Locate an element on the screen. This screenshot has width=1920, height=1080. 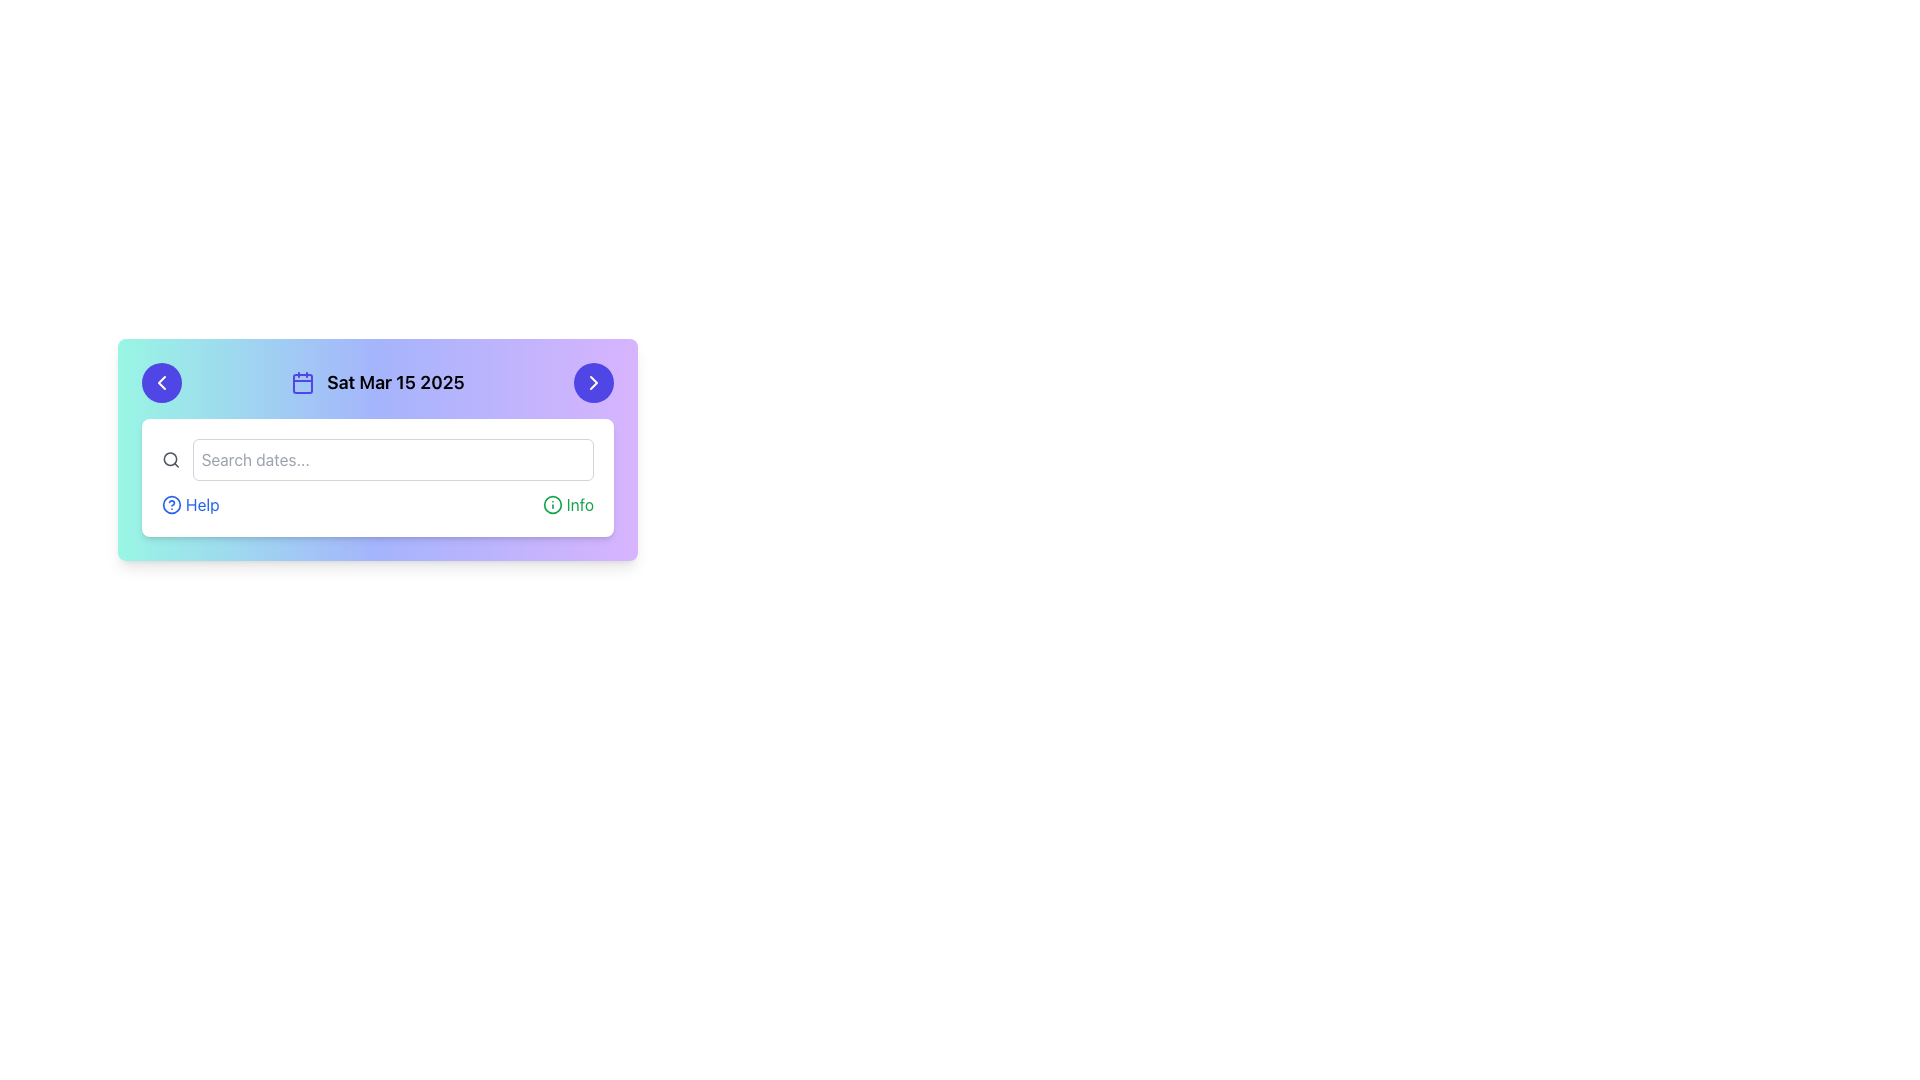
the circular button with a deep indigo background and a white leftward-pointing chevron is located at coordinates (162, 382).